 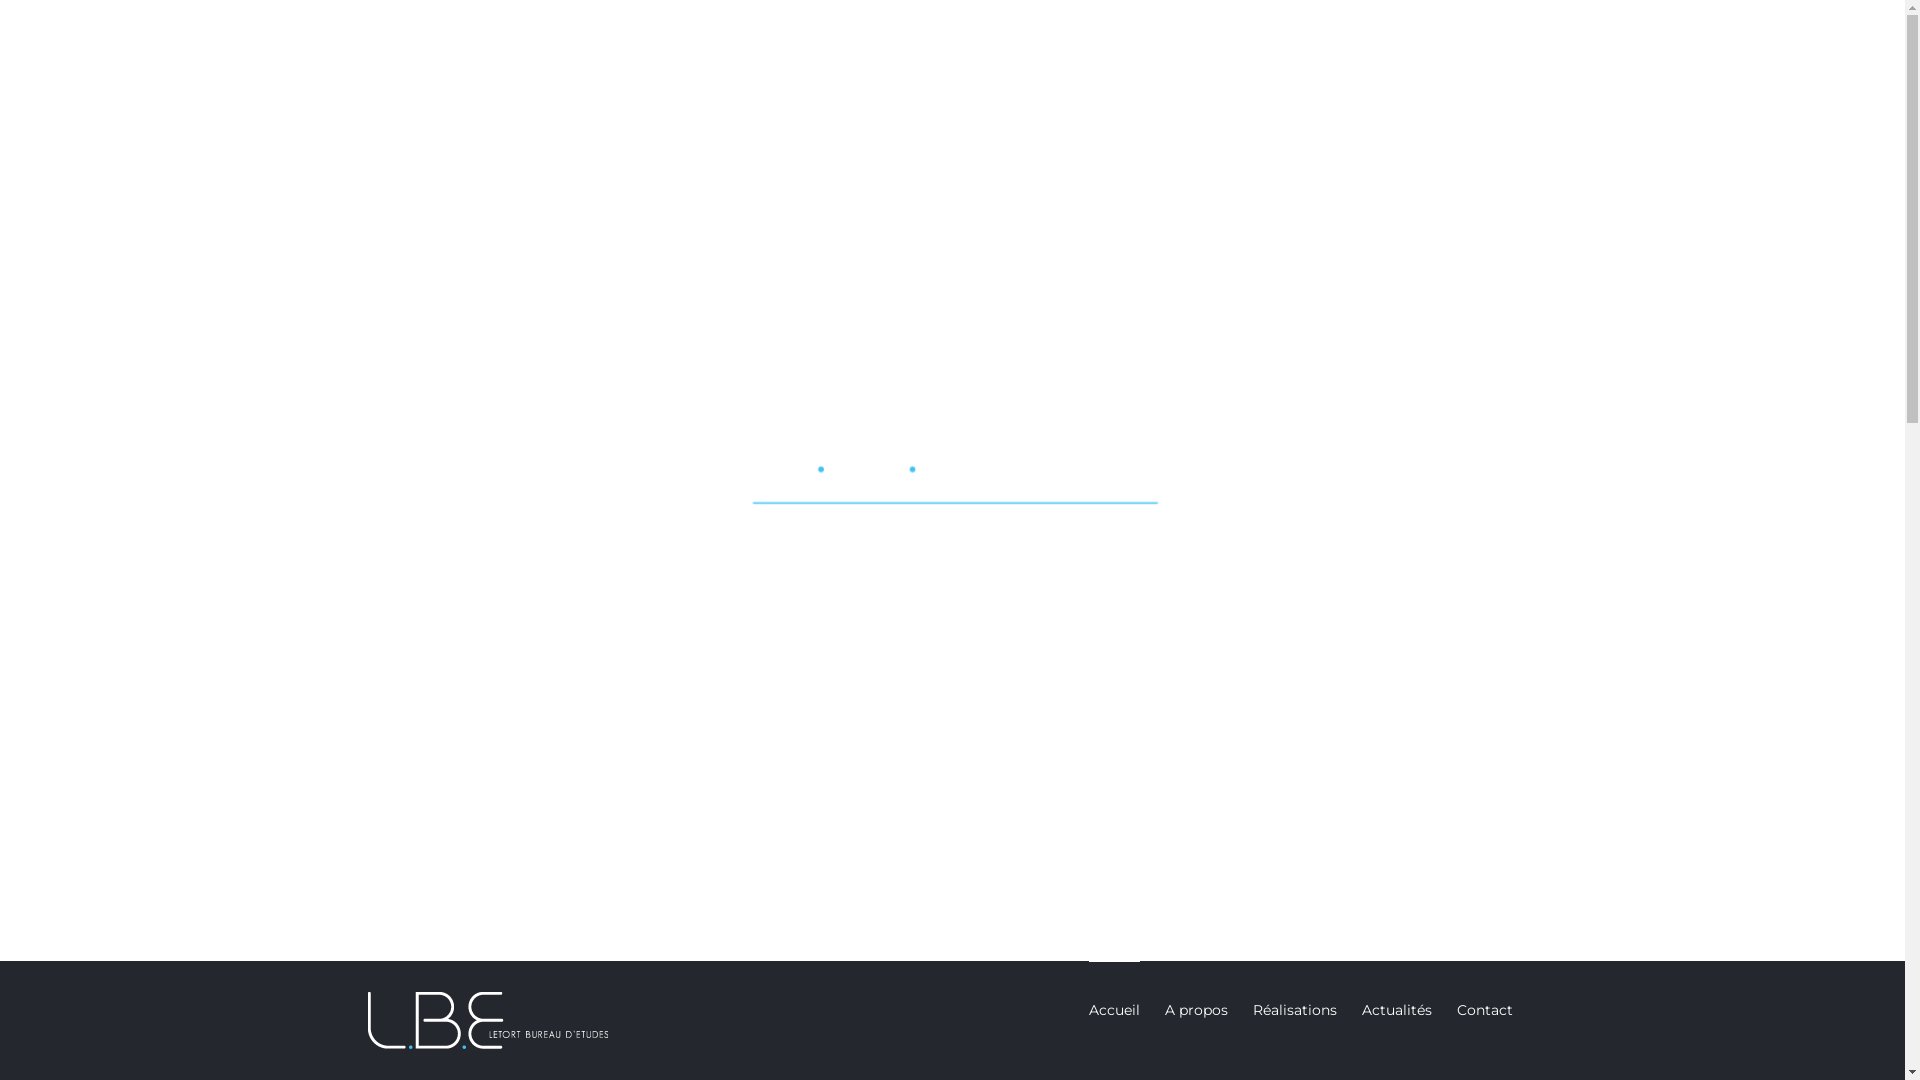 What do you see at coordinates (1195, 1009) in the screenshot?
I see `'A propos'` at bounding box center [1195, 1009].